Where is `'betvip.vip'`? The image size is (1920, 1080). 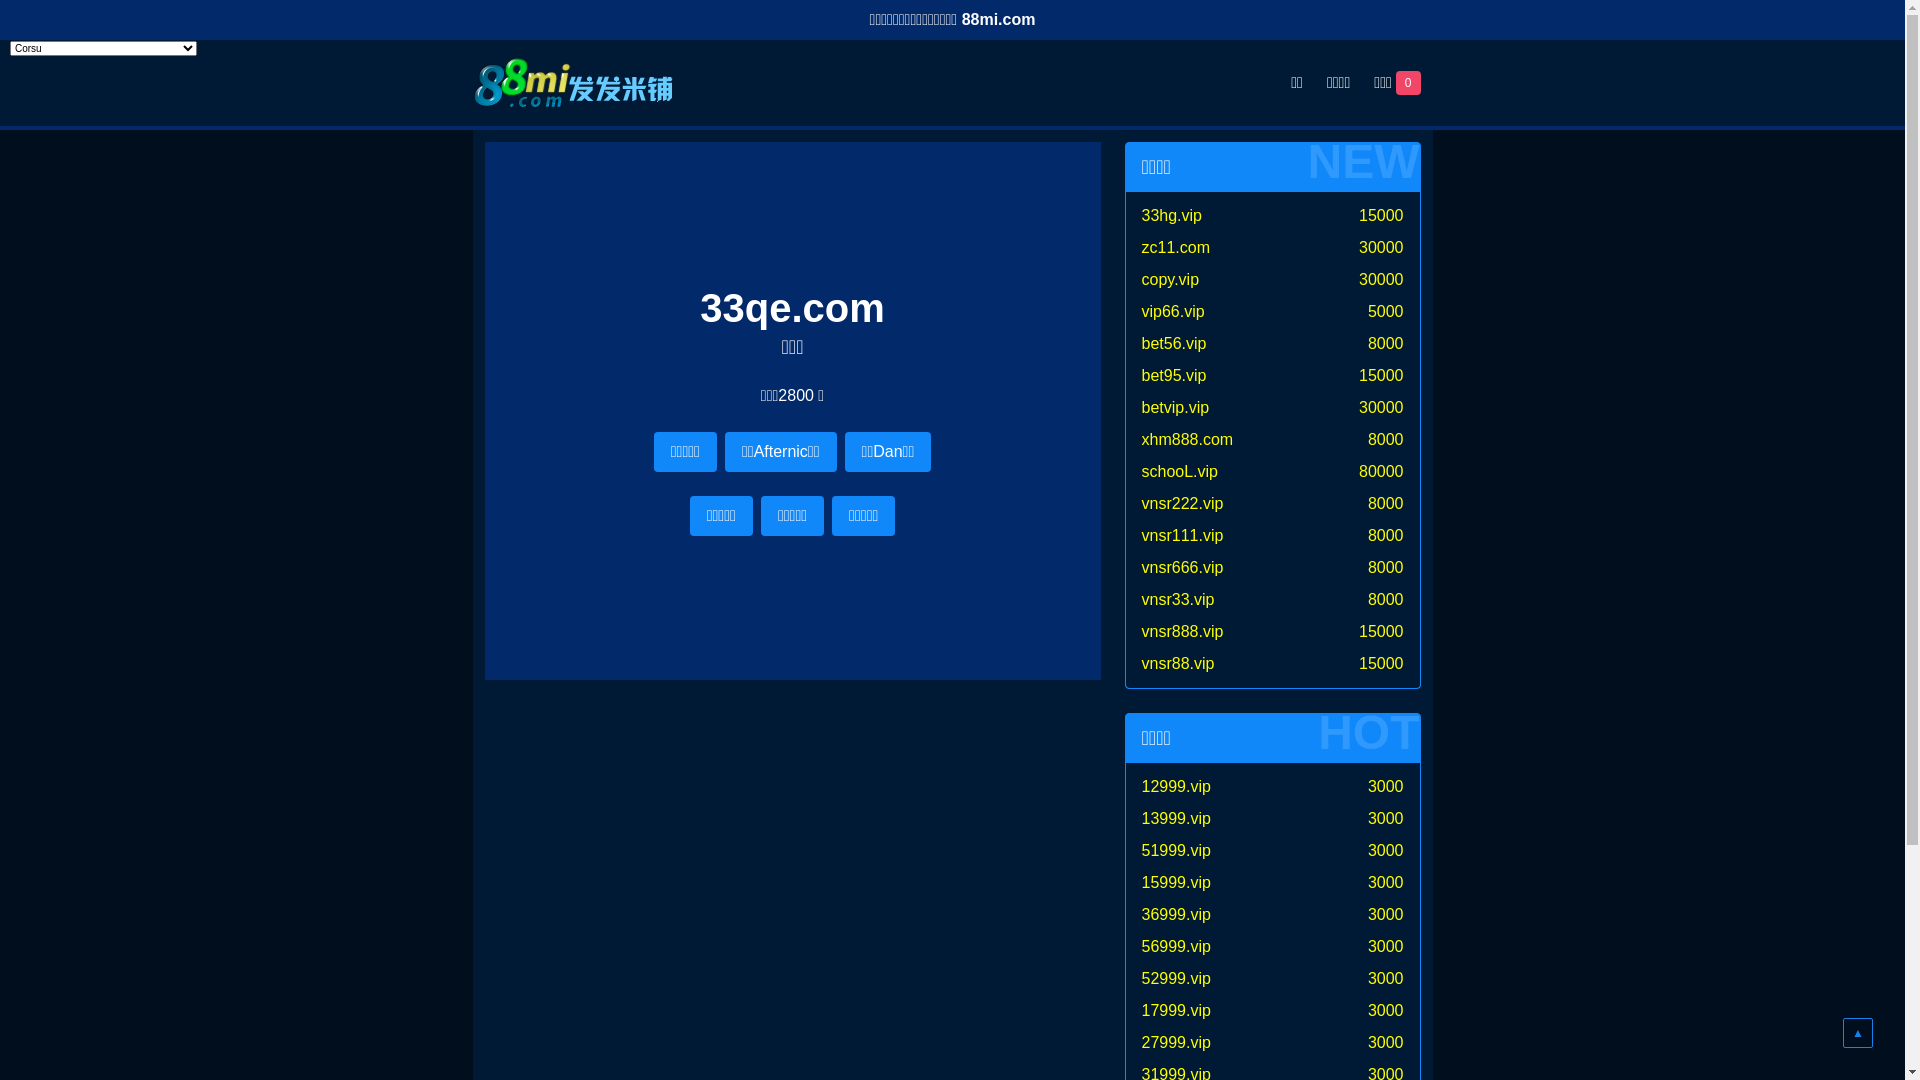
'betvip.vip' is located at coordinates (1176, 406).